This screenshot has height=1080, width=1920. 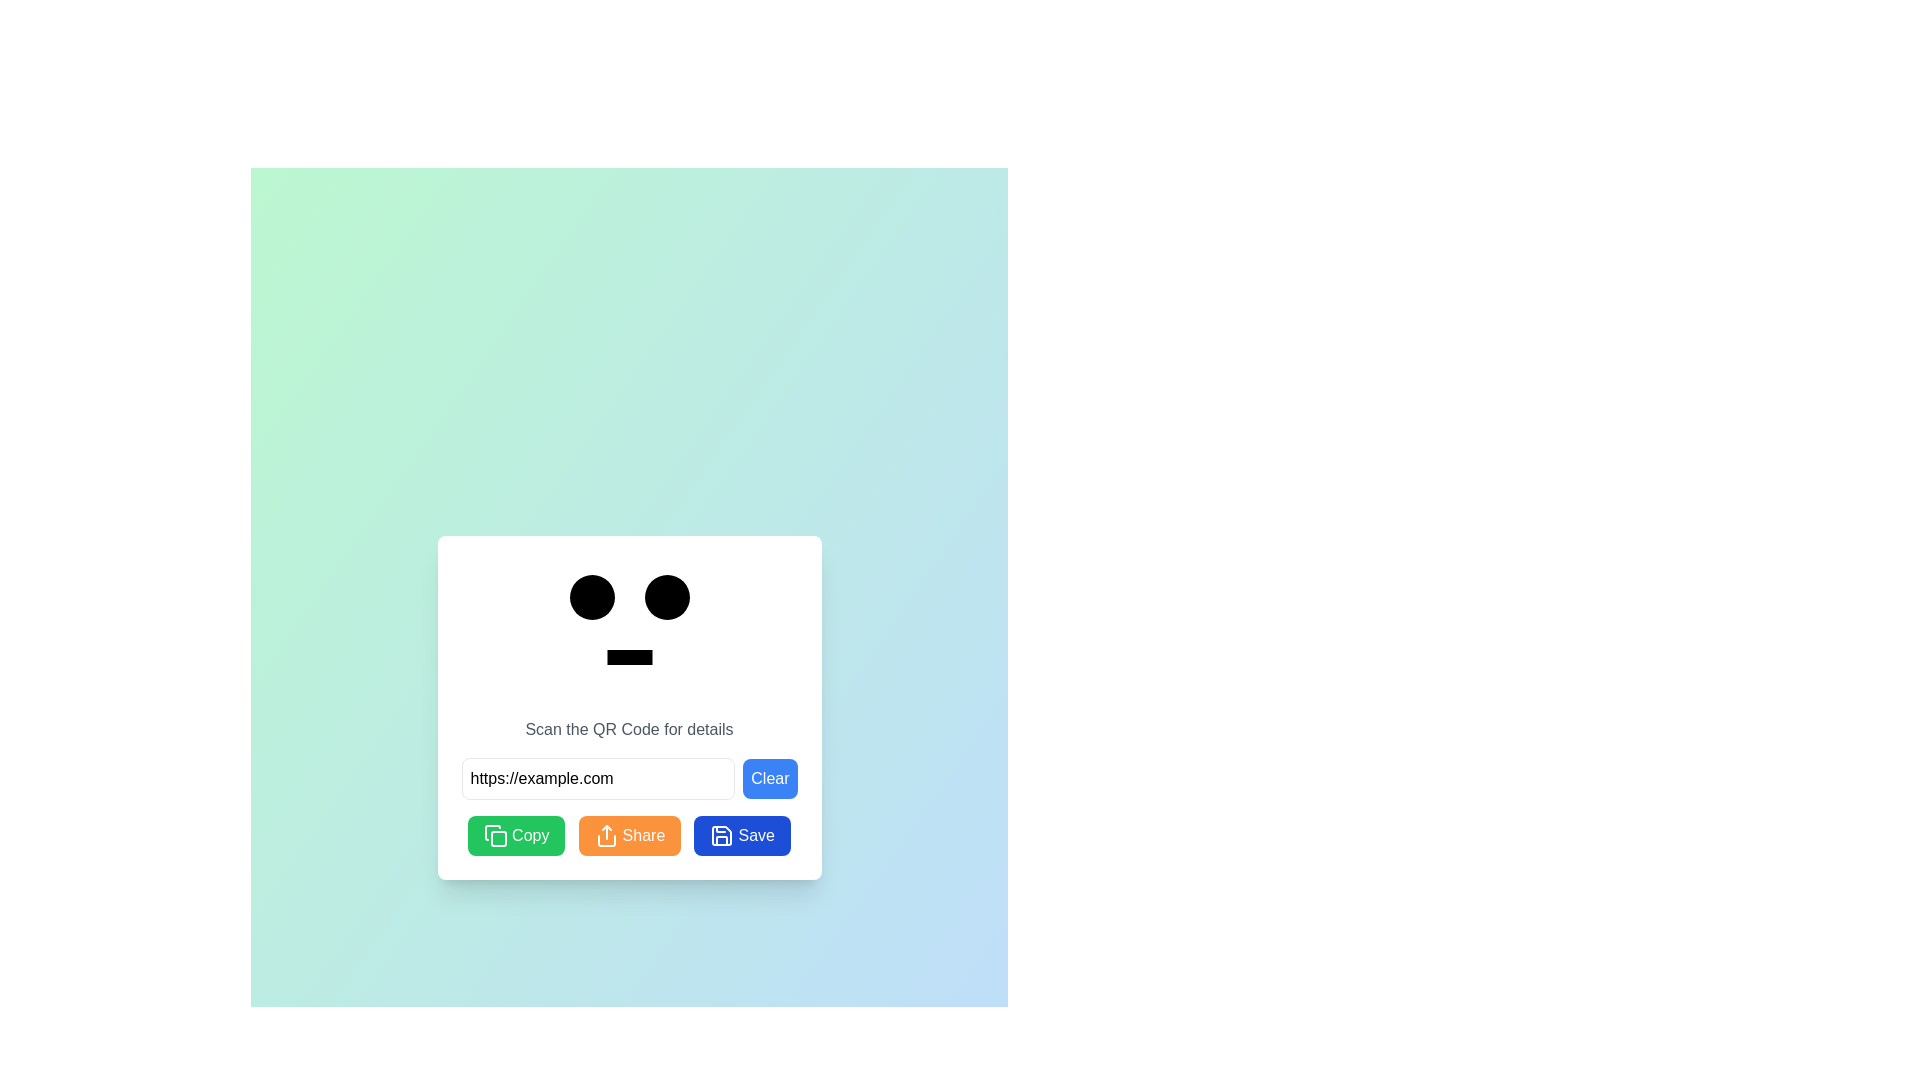 I want to click on the 'Save' button, which is the third and rightmost button in the horizontal arrangement of buttons labeled 'Copy', 'Share', and 'Save', so click(x=741, y=836).